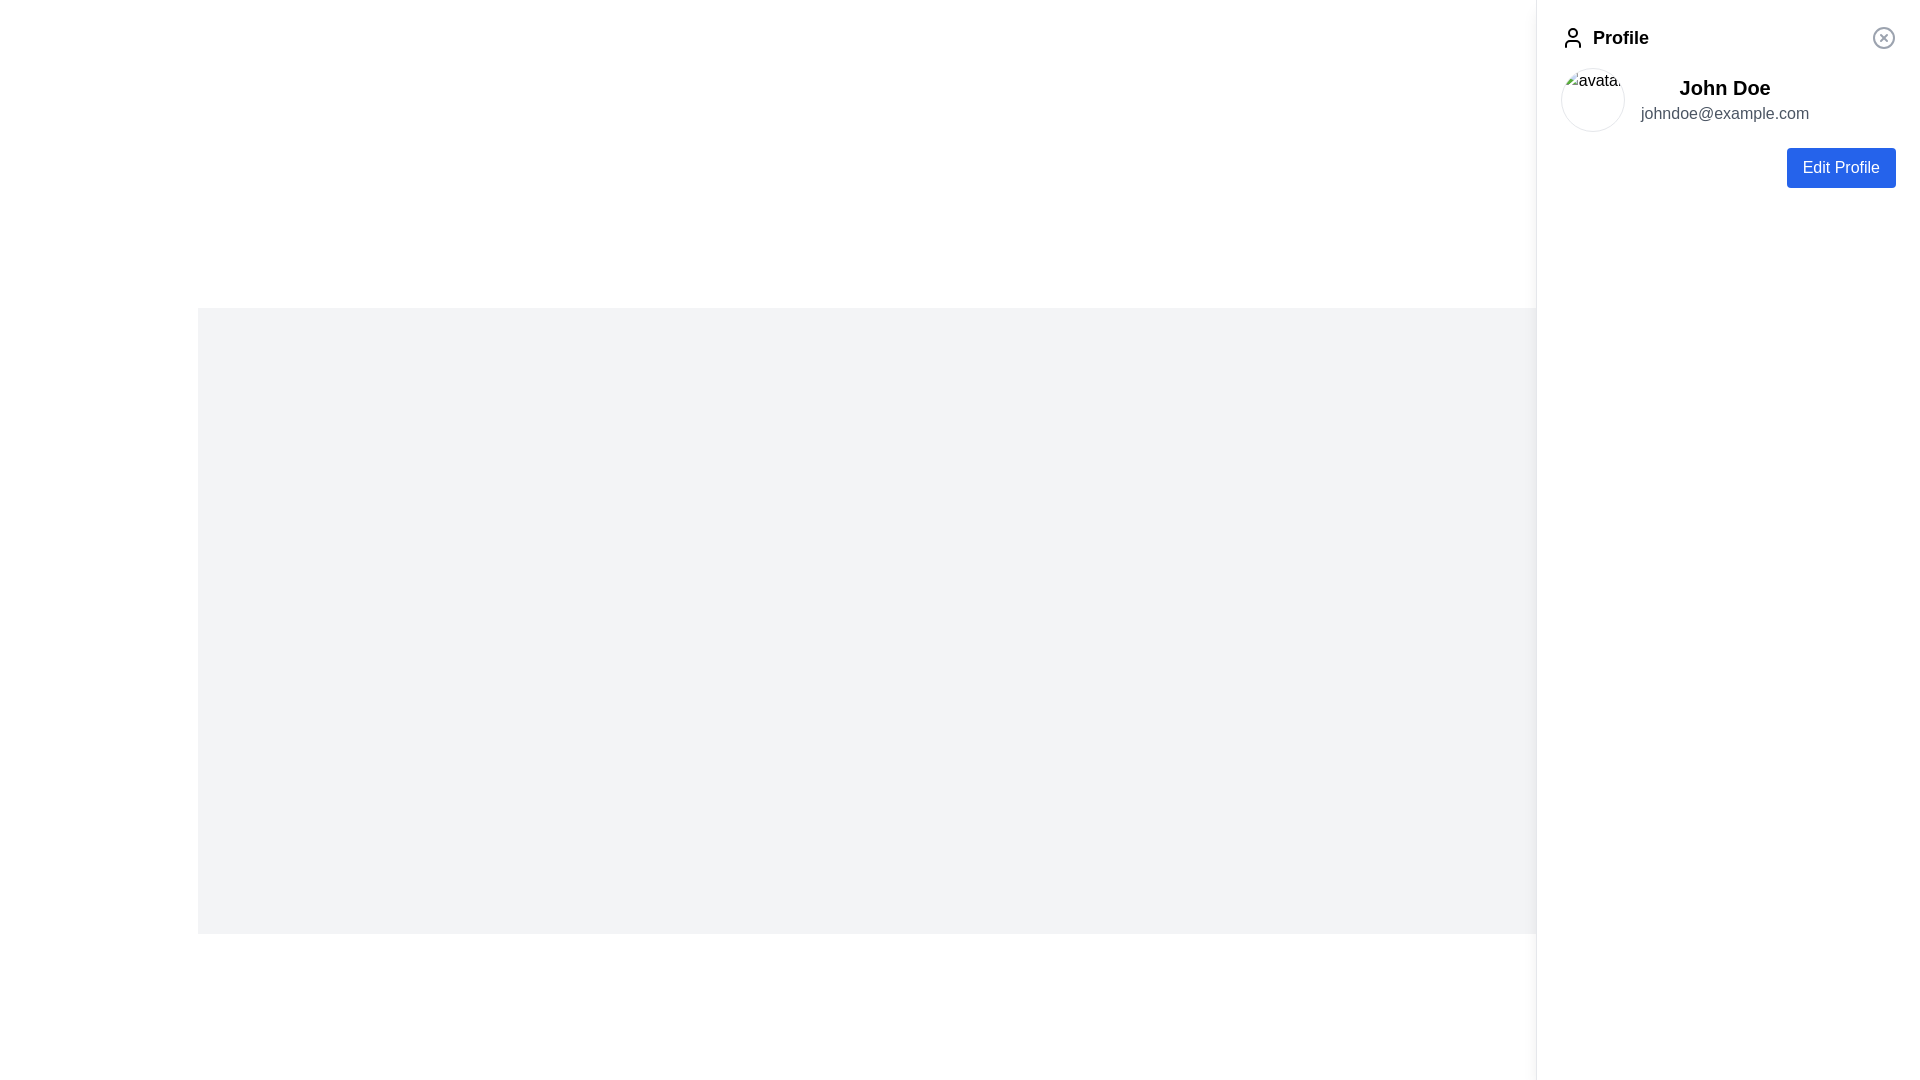 Image resolution: width=1920 pixels, height=1080 pixels. I want to click on the Profile information display which shows a user avatar on the left and text information including the name 'John Doe' and email address 'johndoe@example.com', located on the right sidebar of the interface, so click(1727, 100).